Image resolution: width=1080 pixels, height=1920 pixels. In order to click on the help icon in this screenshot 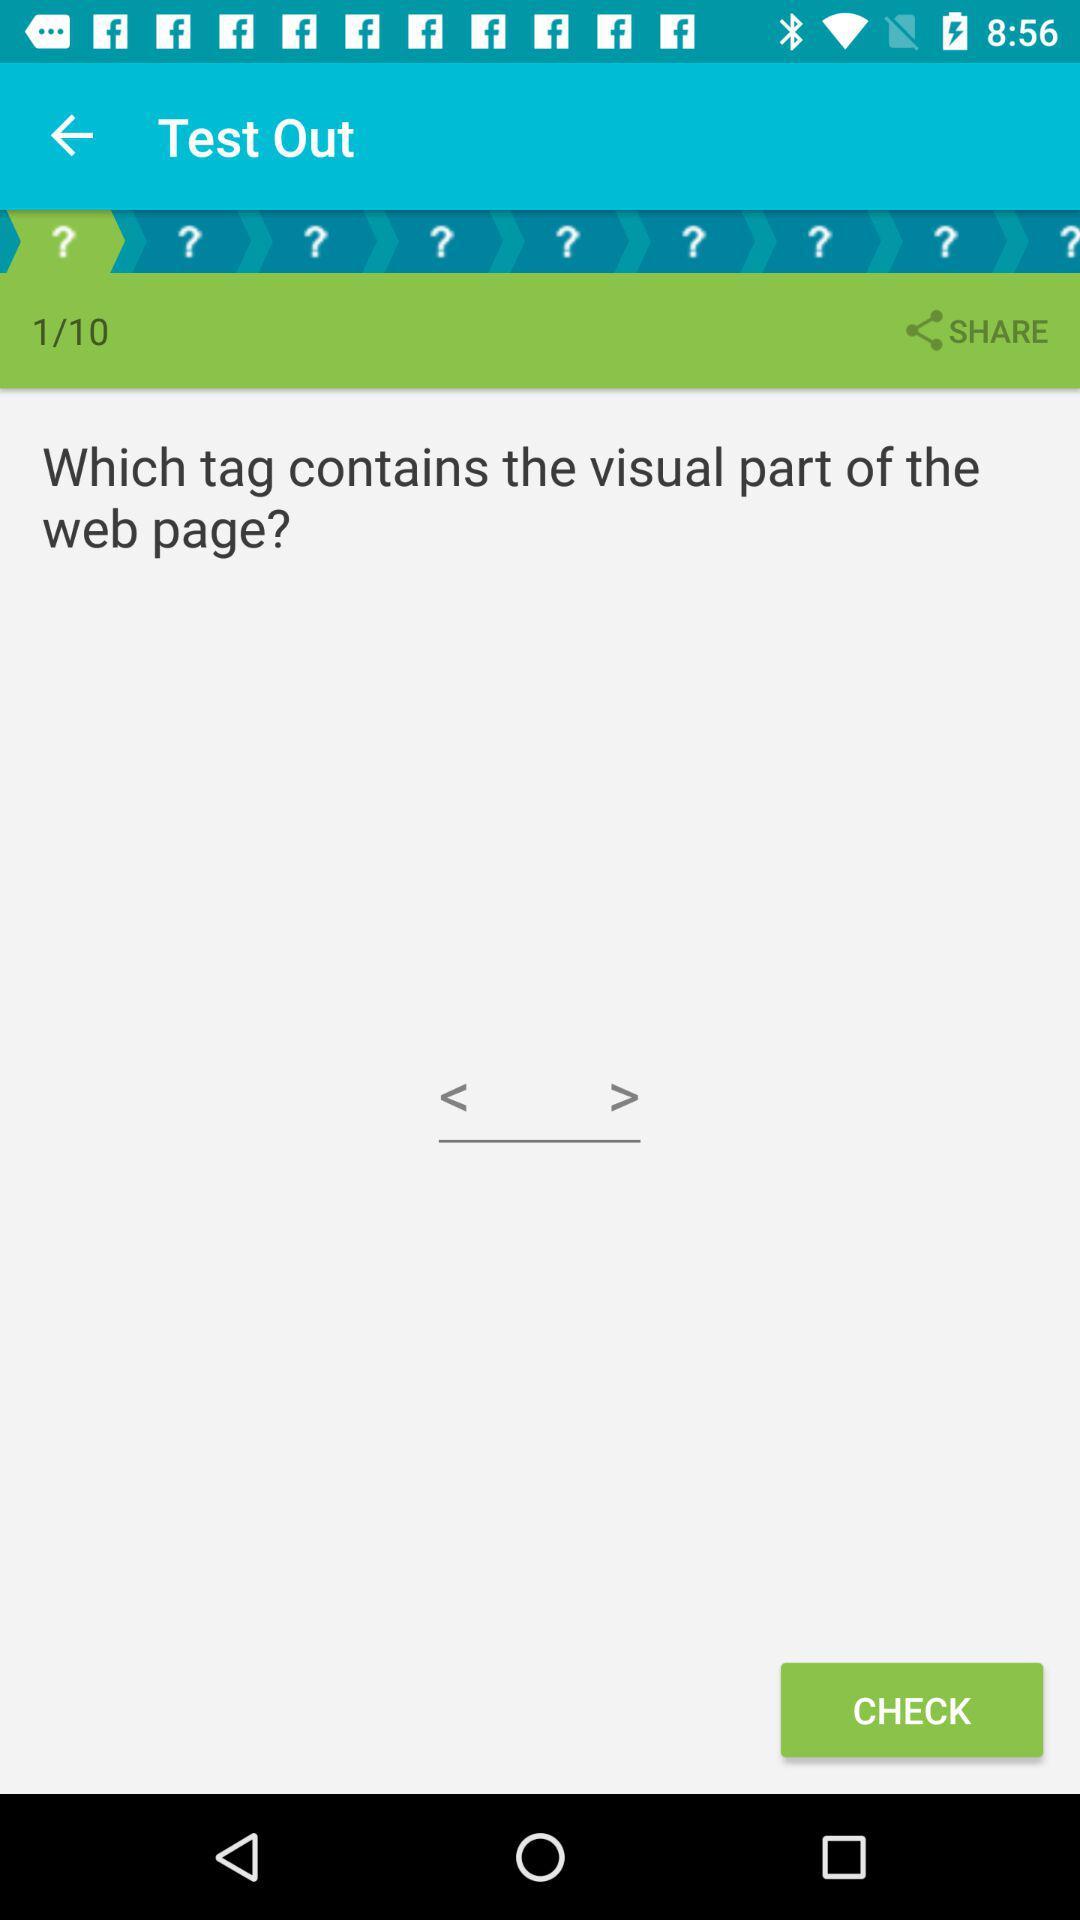, I will do `click(692, 240)`.